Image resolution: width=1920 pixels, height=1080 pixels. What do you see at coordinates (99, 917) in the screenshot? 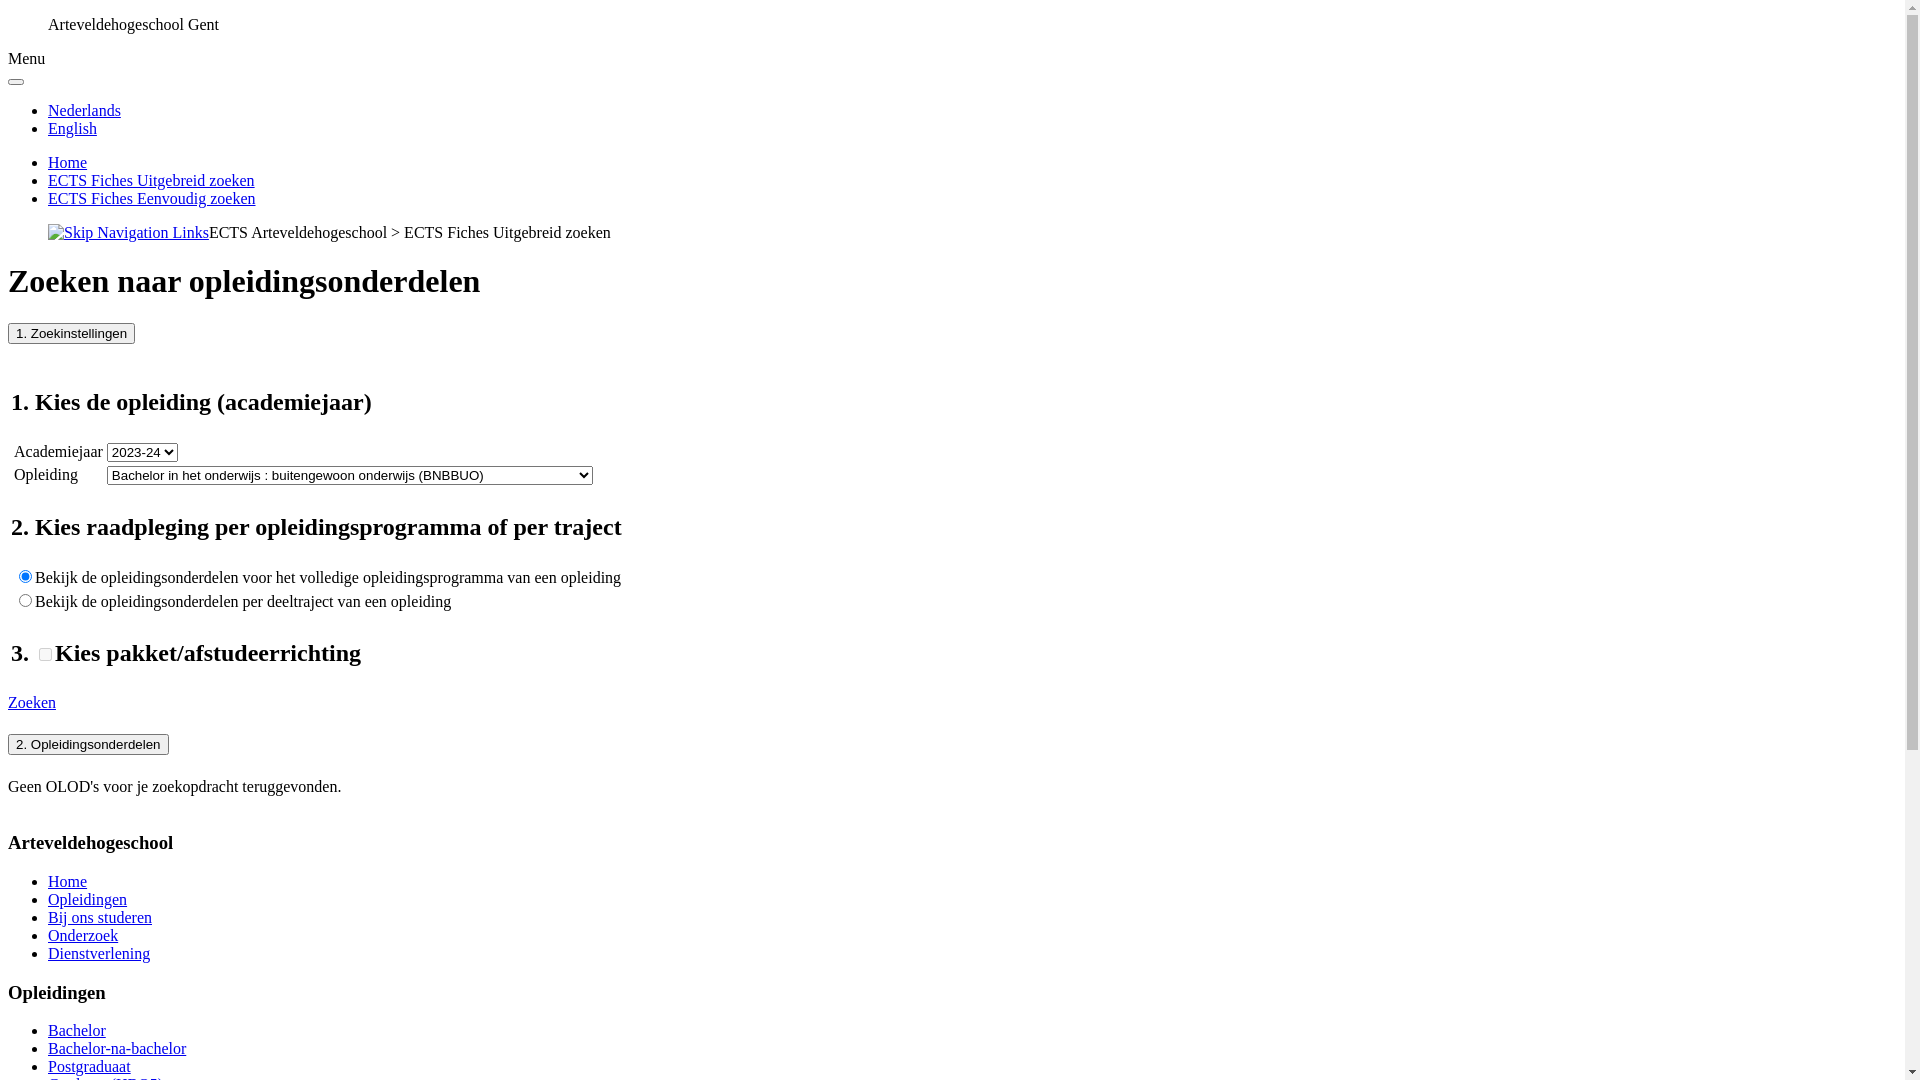
I see `'Bij ons studeren'` at bounding box center [99, 917].